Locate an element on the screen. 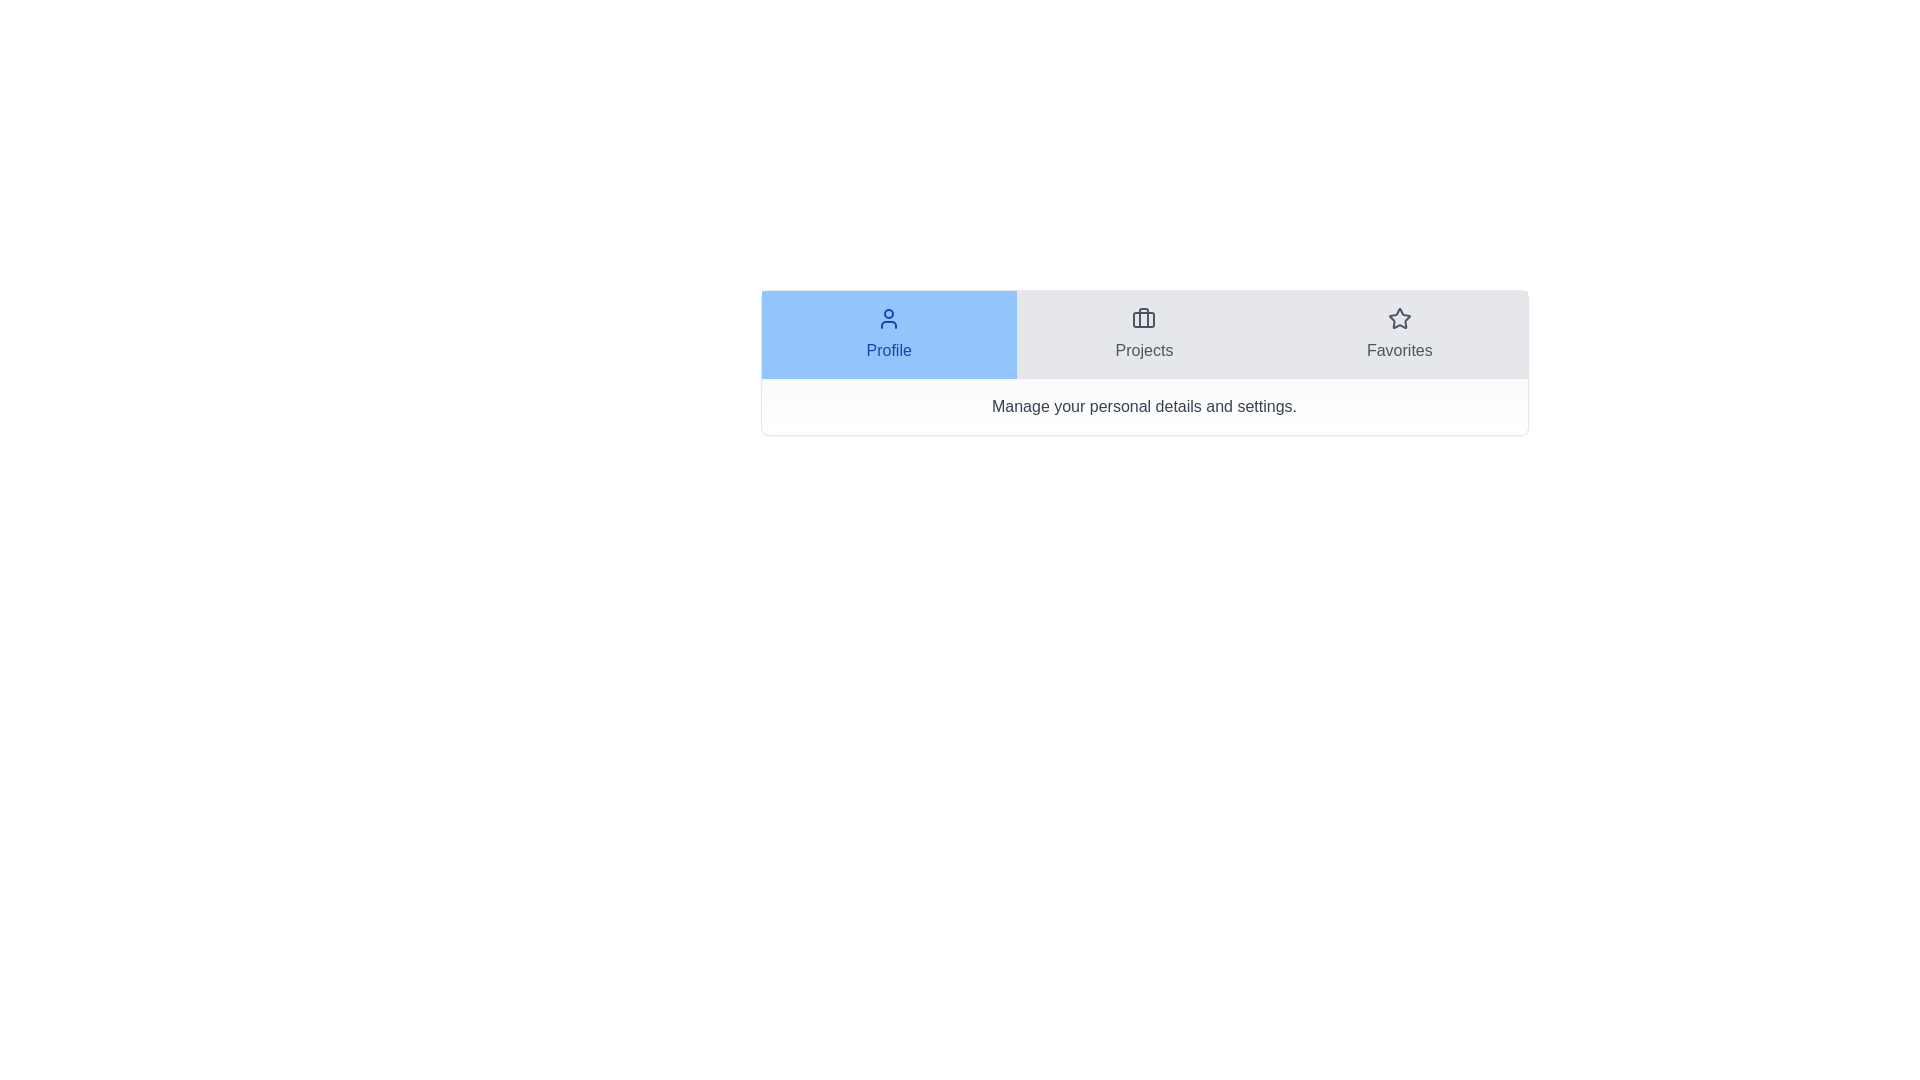 The image size is (1920, 1080). the tab Projects to display its content is located at coordinates (1144, 334).